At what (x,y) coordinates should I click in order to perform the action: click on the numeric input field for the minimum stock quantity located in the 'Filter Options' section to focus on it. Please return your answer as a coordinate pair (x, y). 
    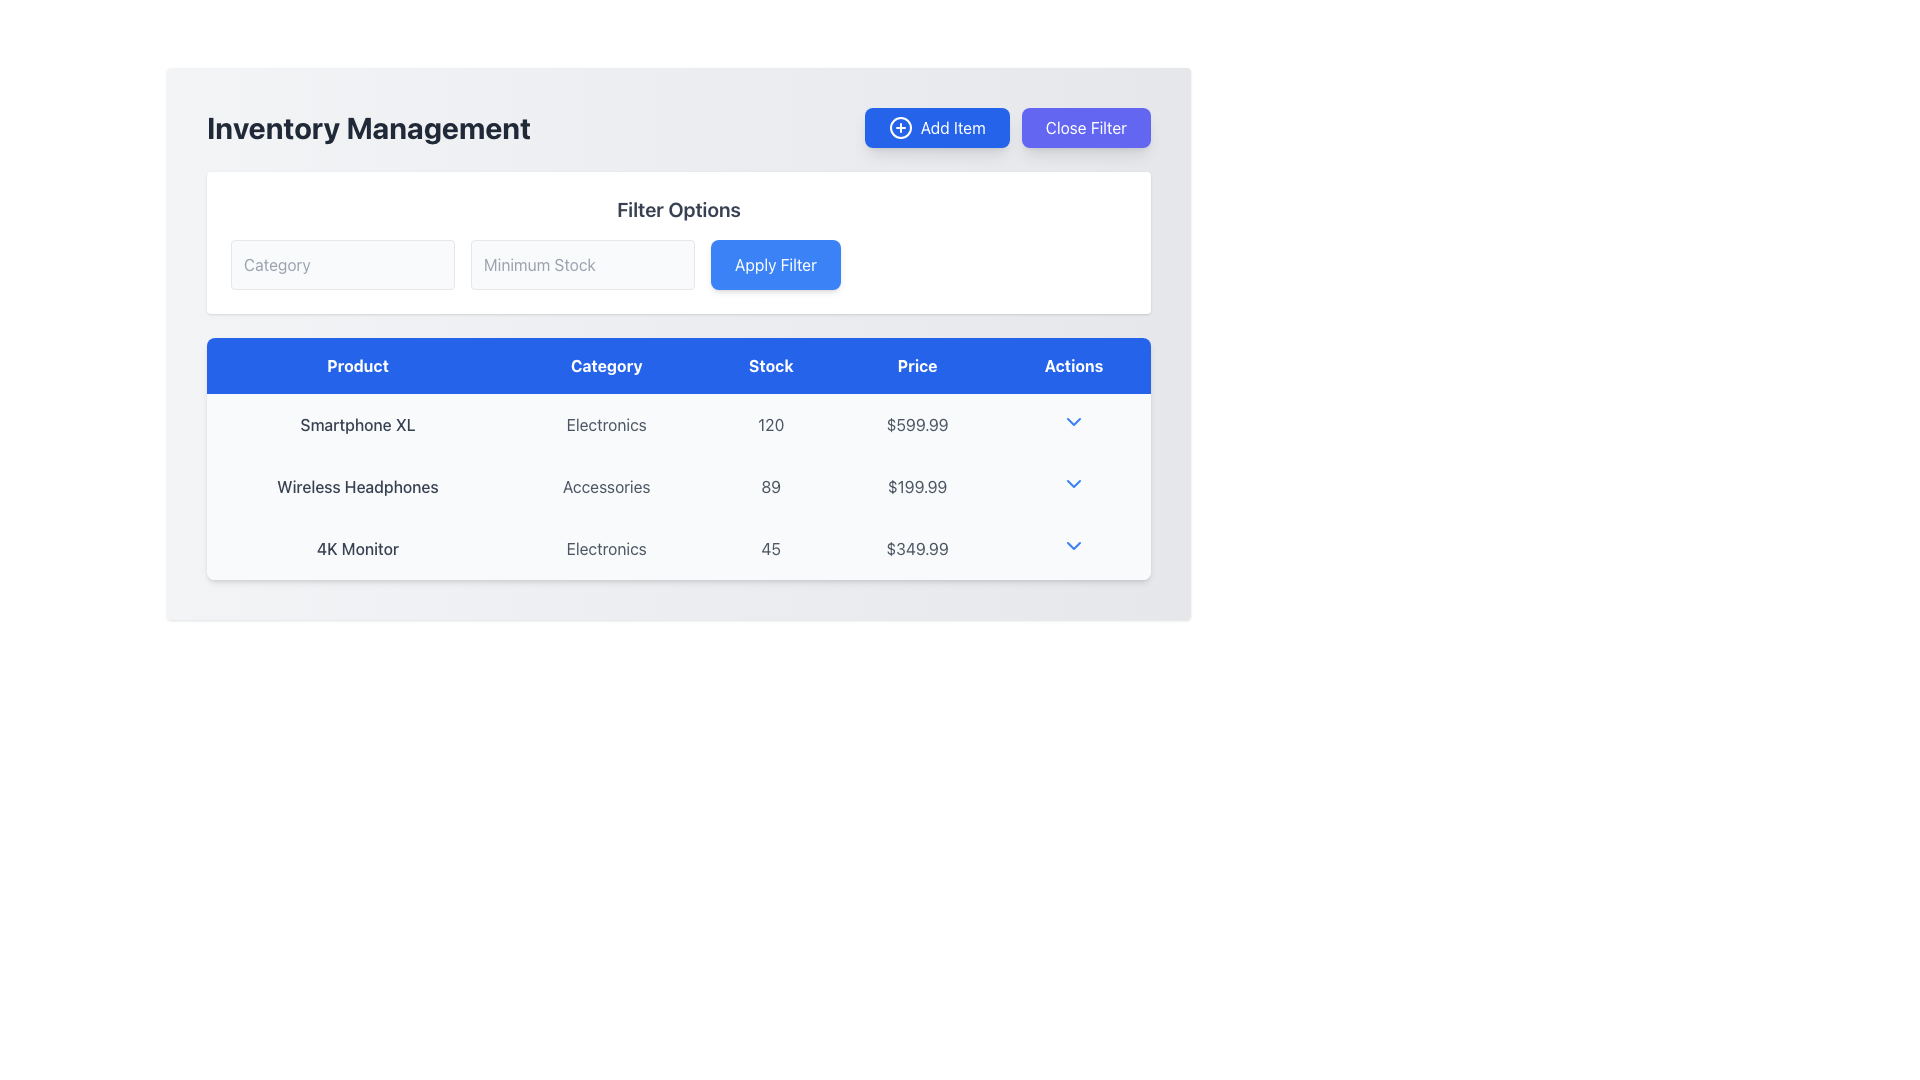
    Looking at the image, I should click on (581, 264).